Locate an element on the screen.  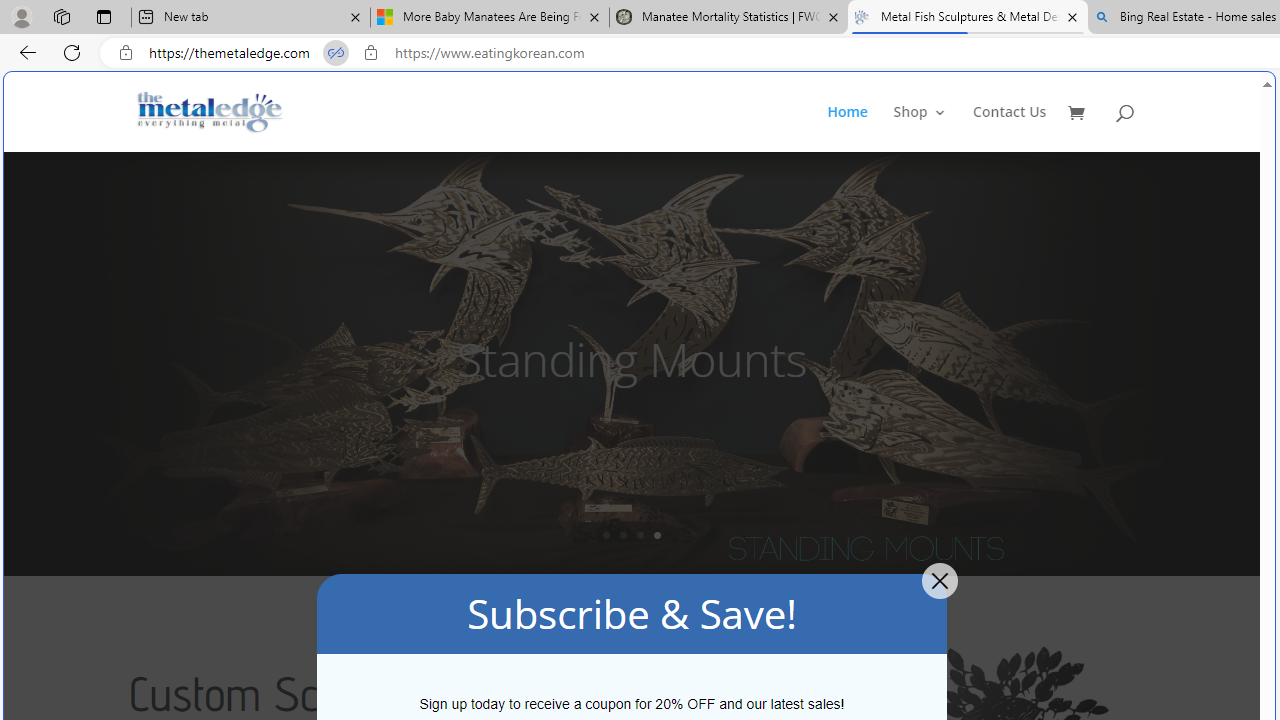
'Manatee Mortality Statistics | FWC' is located at coordinates (728, 17).